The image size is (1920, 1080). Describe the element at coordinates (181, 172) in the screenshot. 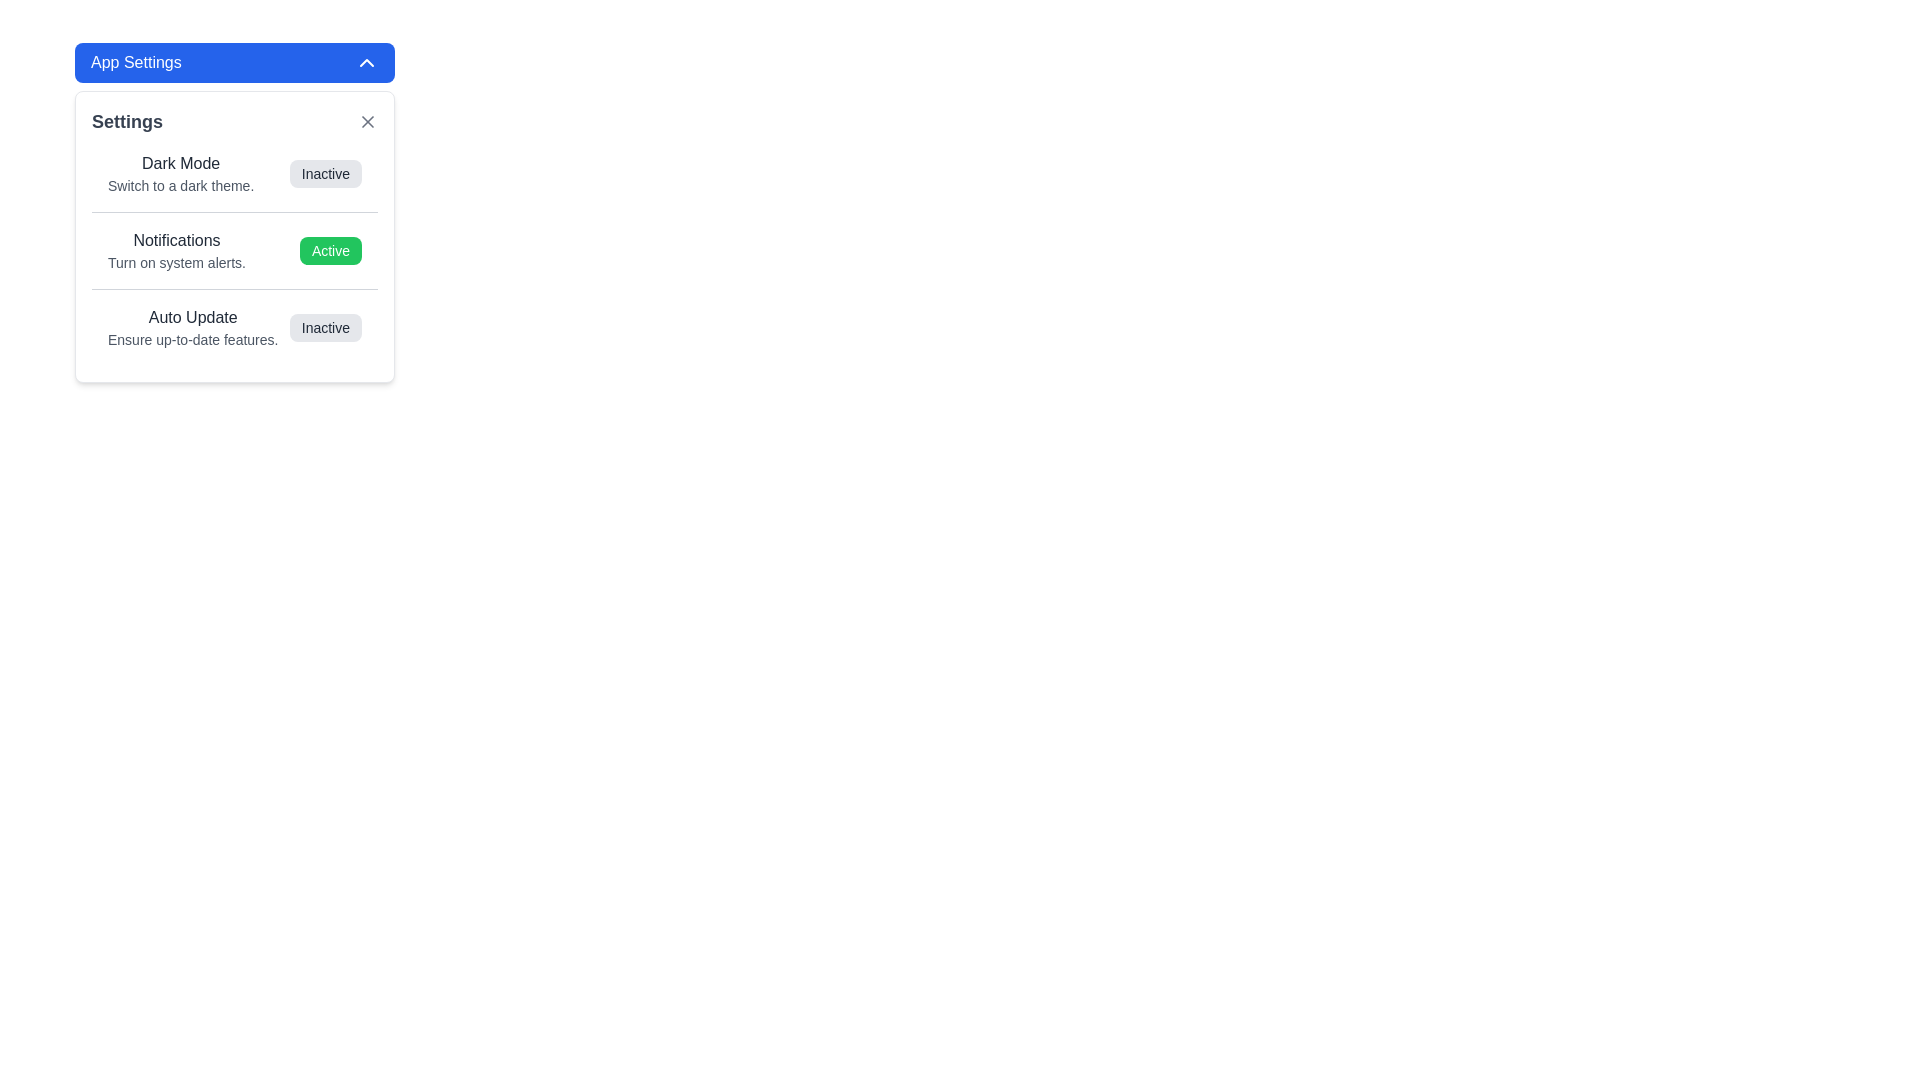

I see `the informational text block titled 'Dark Mode' which contains the description 'Switch to a dark theme.' located at the top of the settings options list in the 'Settings' dialog box` at that location.